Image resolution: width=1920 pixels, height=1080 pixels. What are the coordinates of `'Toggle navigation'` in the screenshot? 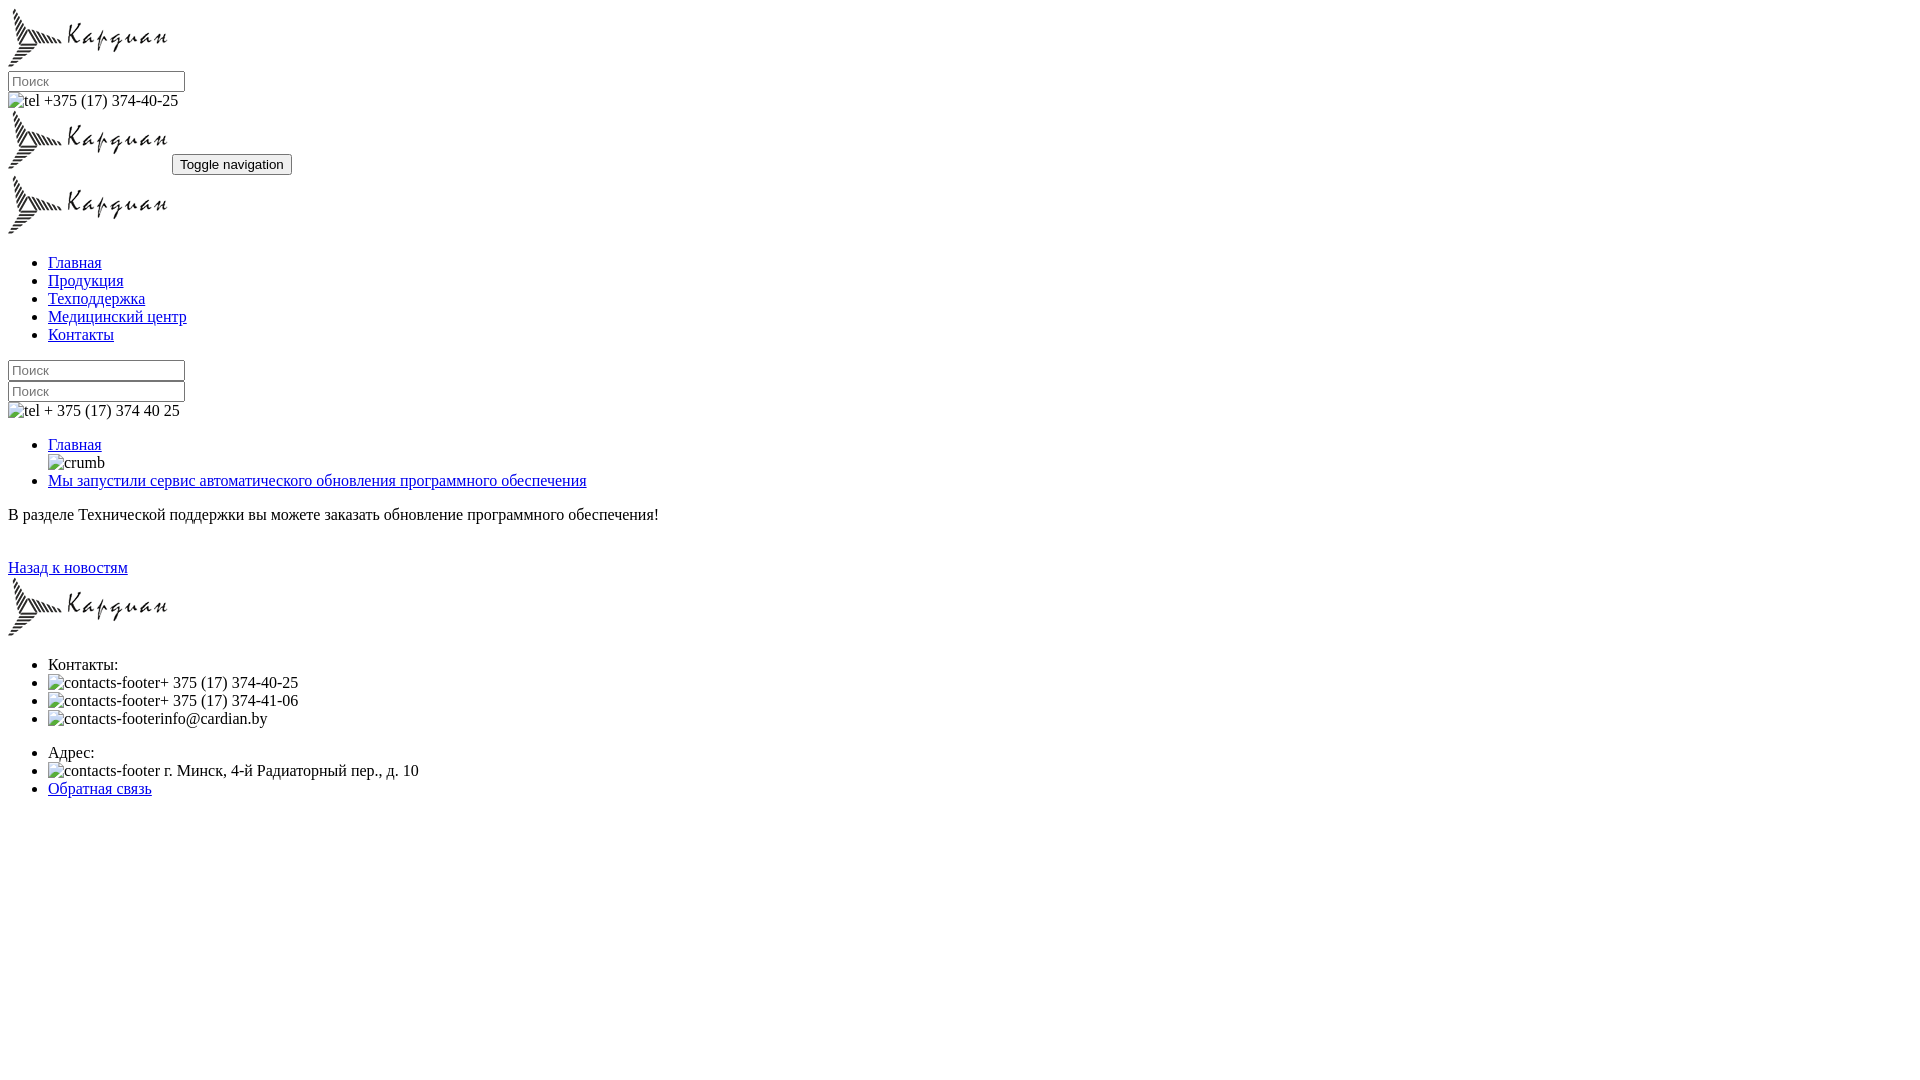 It's located at (231, 163).